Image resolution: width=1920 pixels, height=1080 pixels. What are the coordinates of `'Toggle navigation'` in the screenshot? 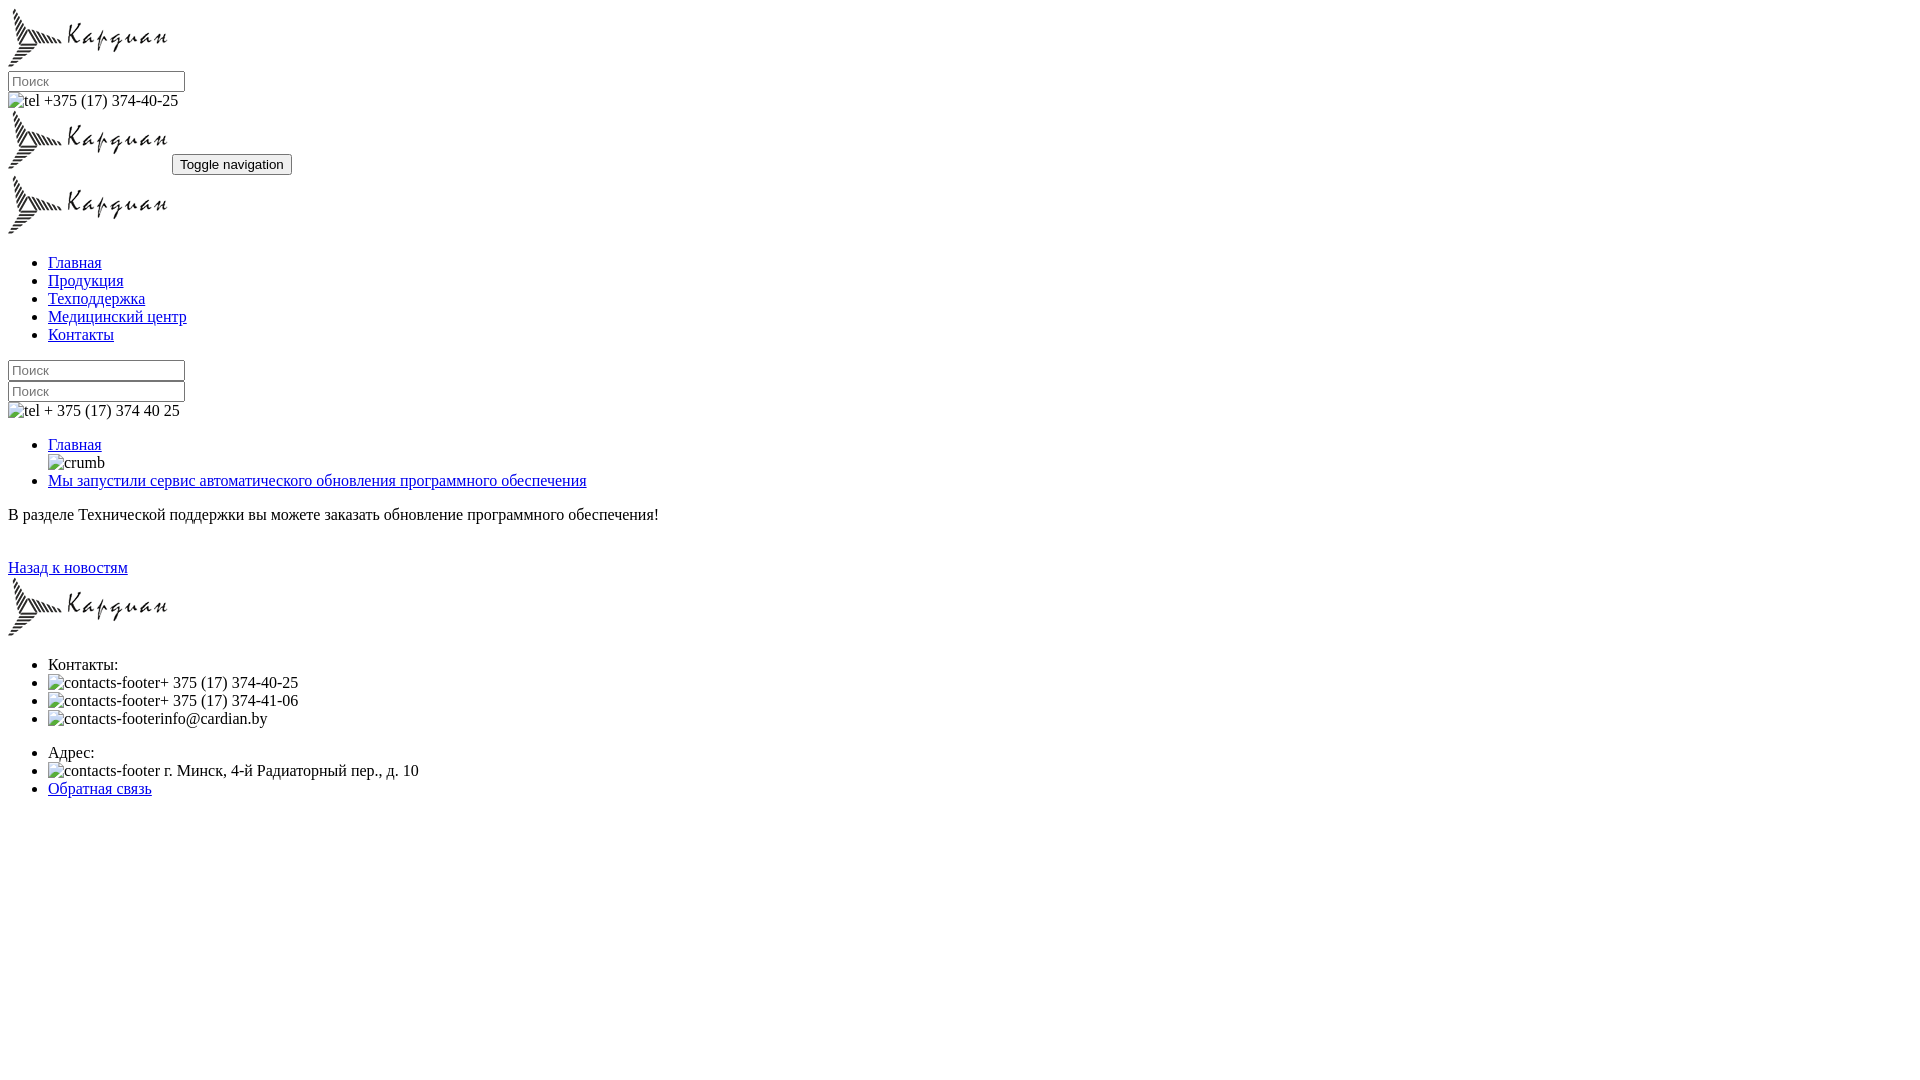 It's located at (231, 163).